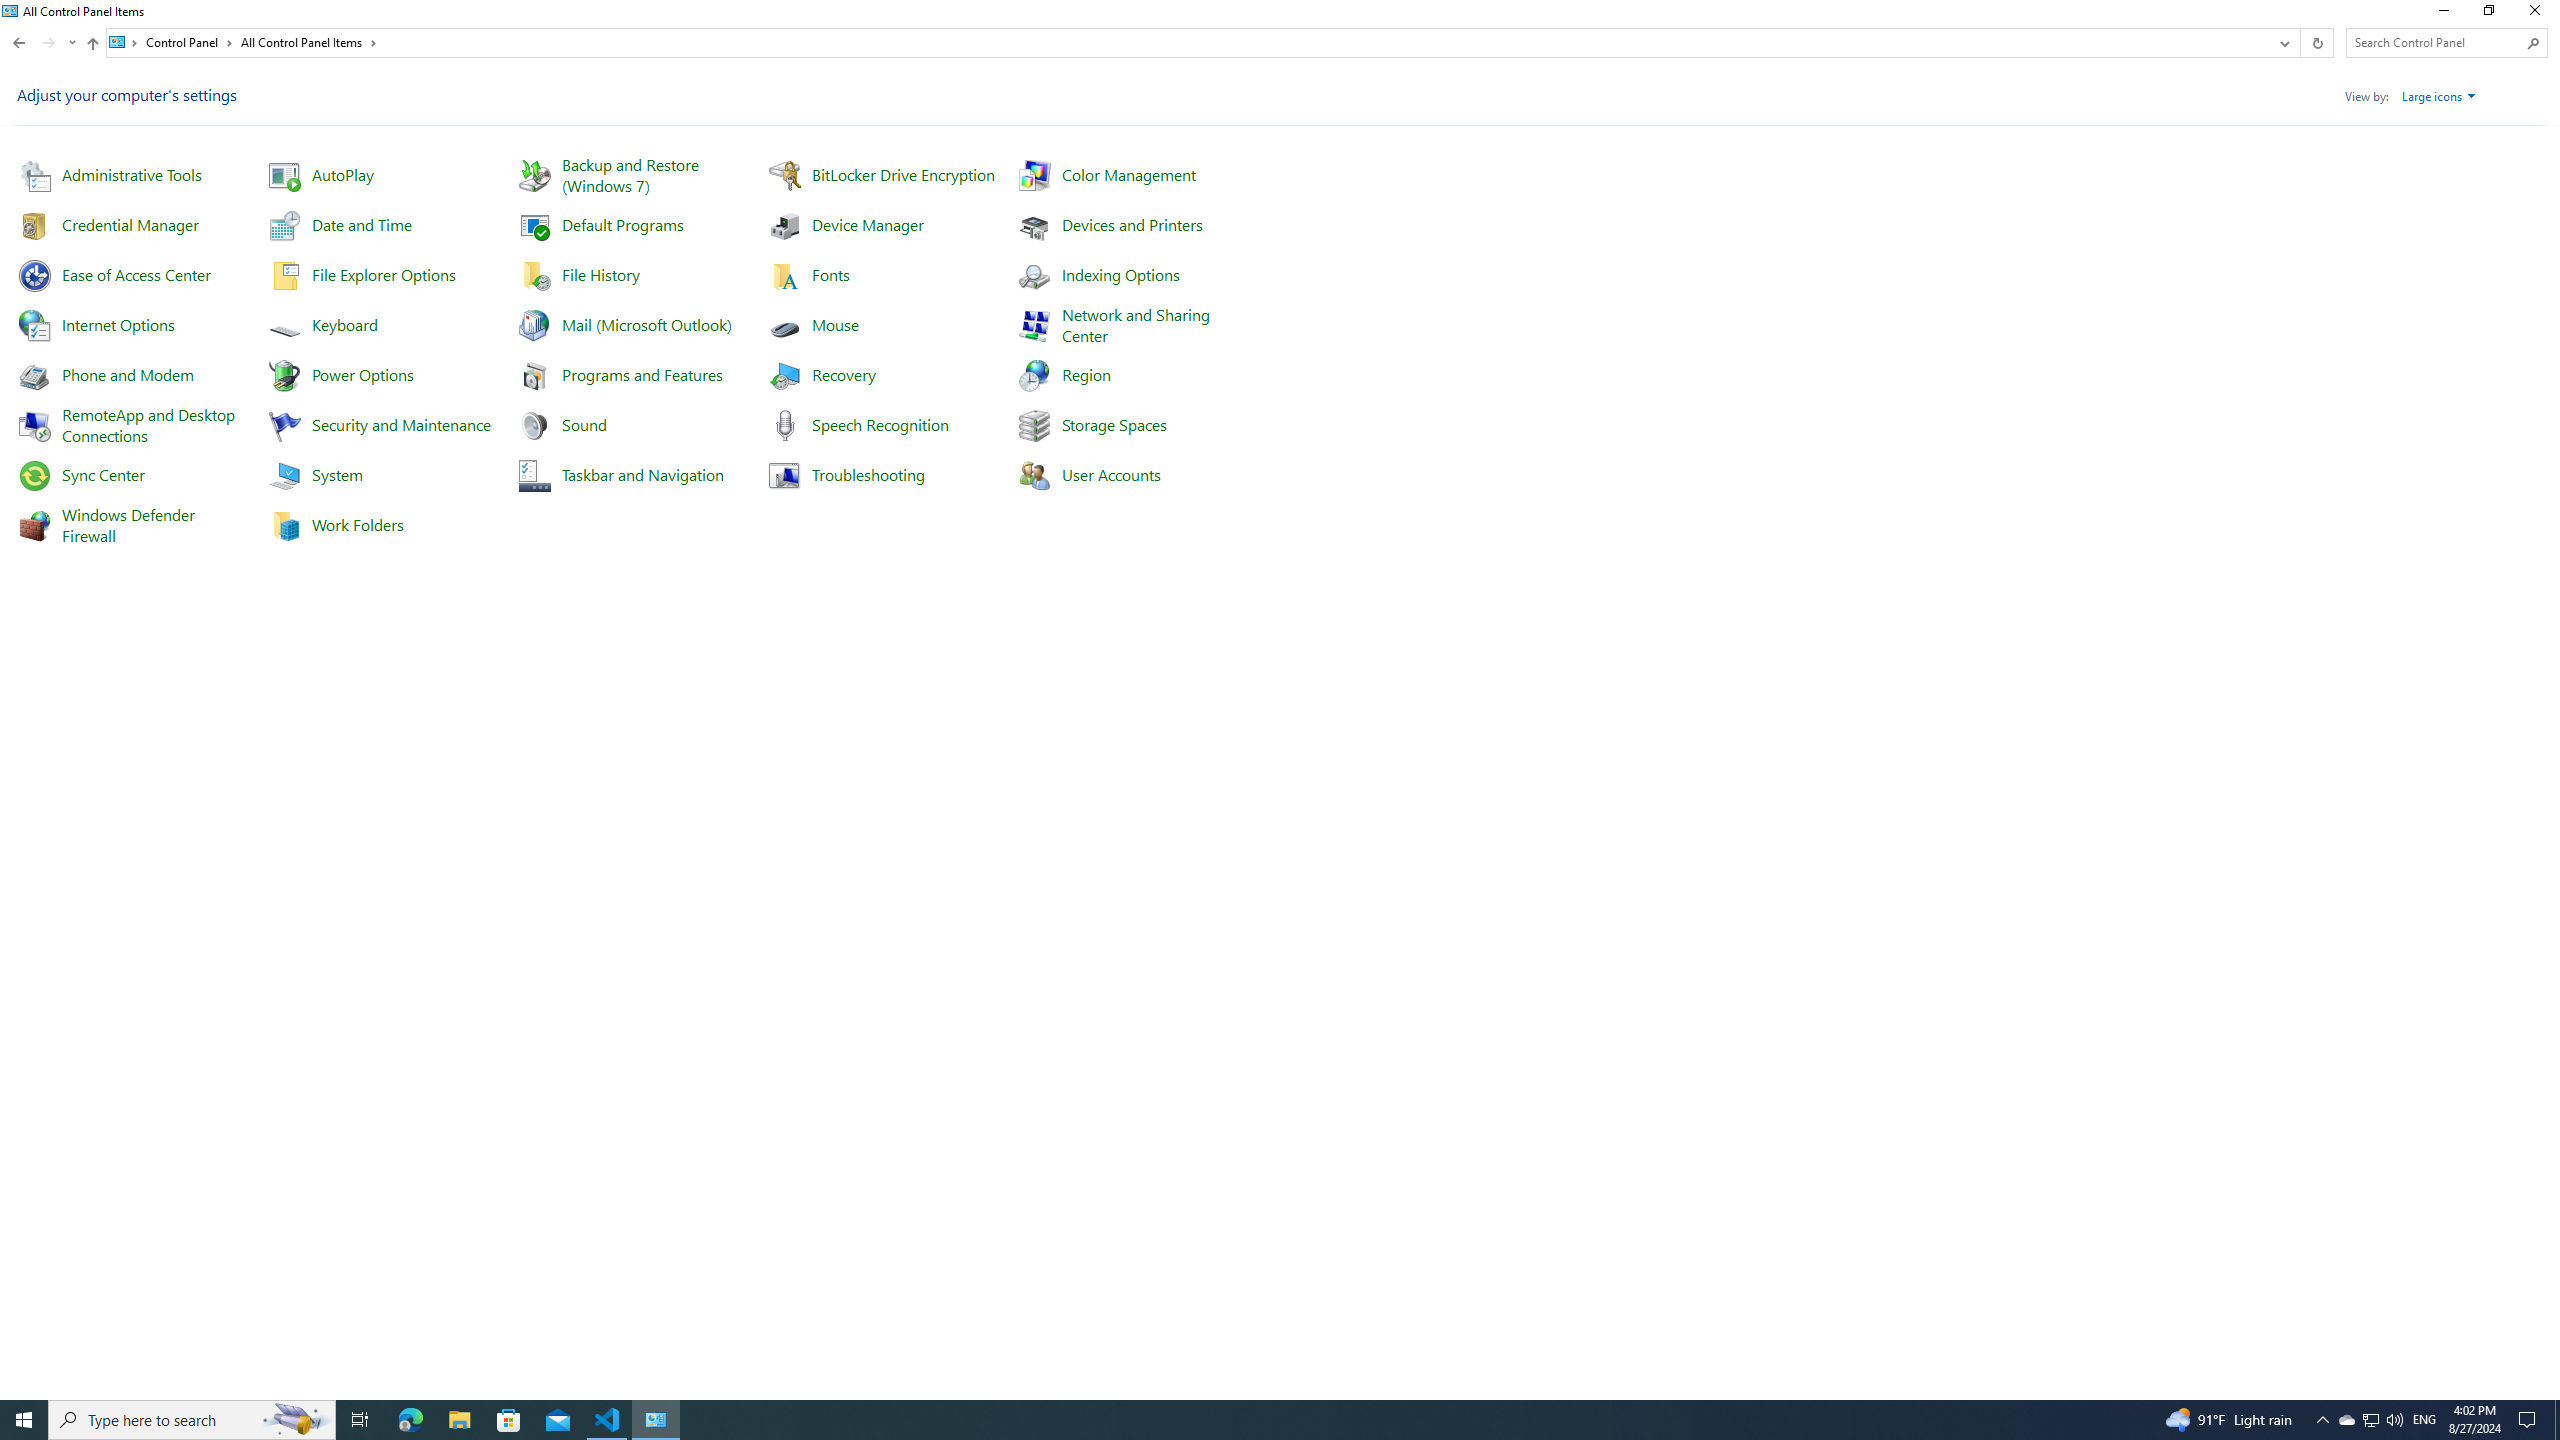  I want to click on 'Device Manager', so click(867, 223).